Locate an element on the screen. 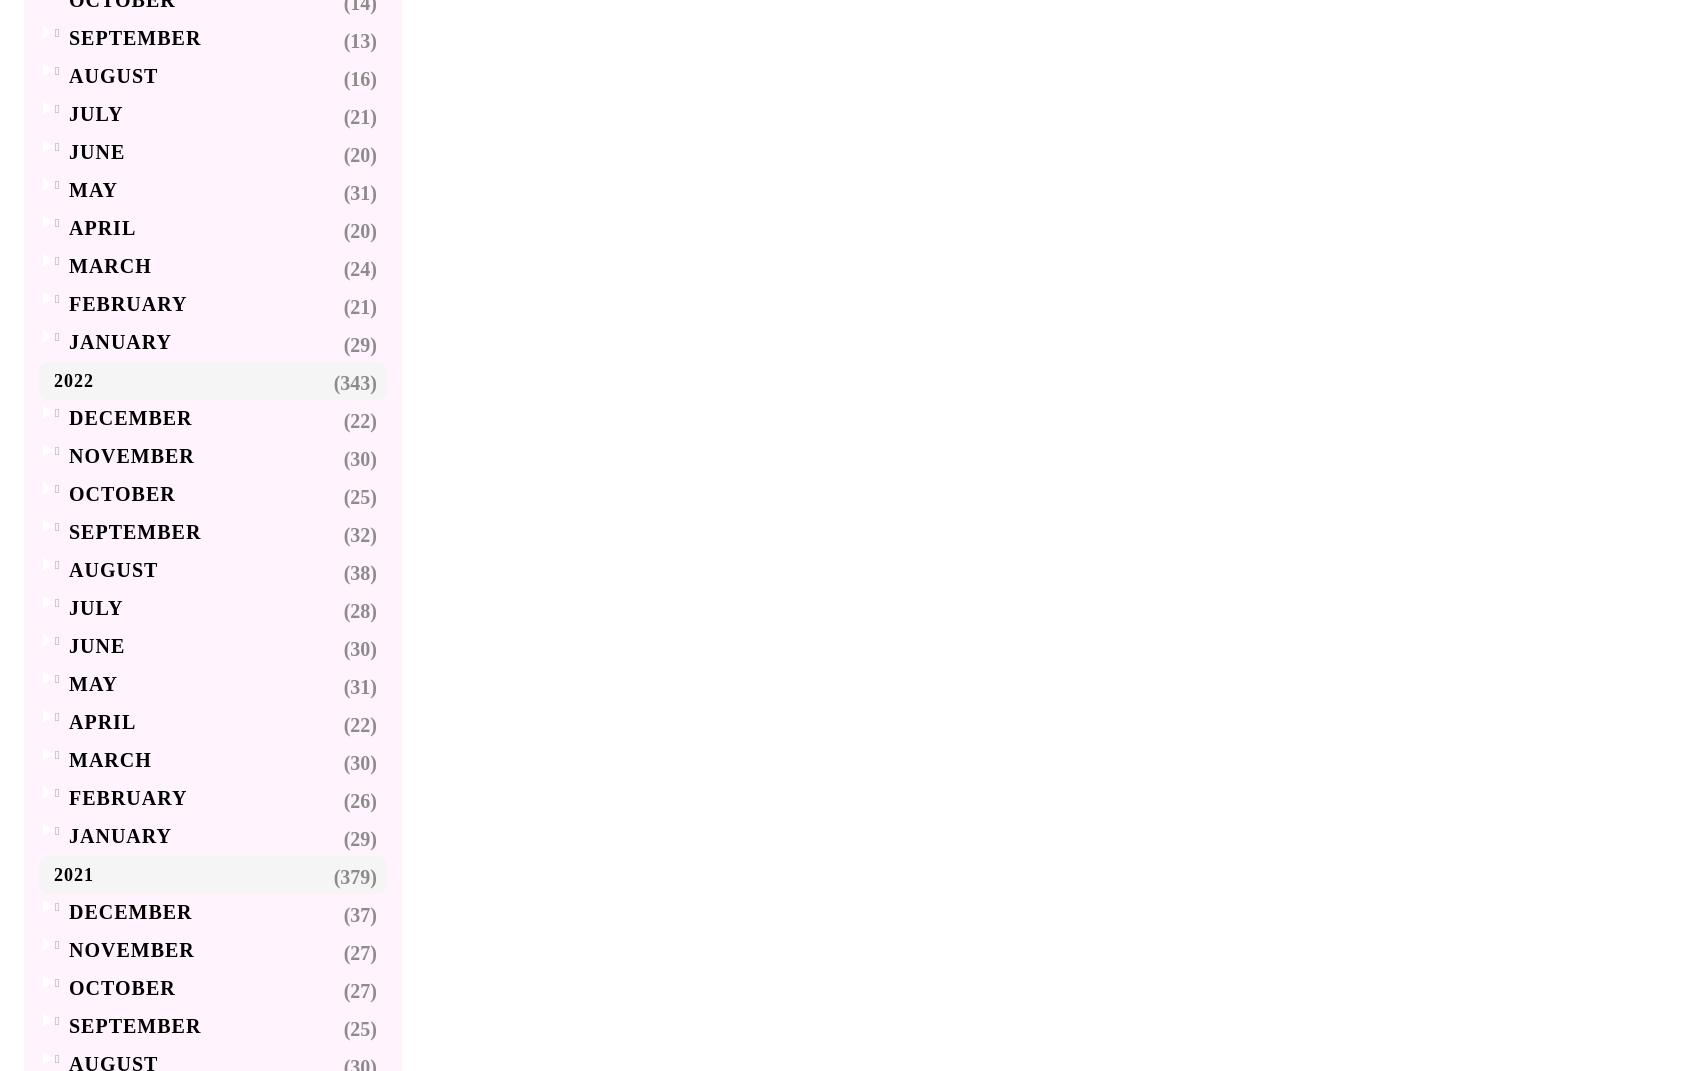 The width and height of the screenshot is (1708, 1071). '2021' is located at coordinates (53, 875).